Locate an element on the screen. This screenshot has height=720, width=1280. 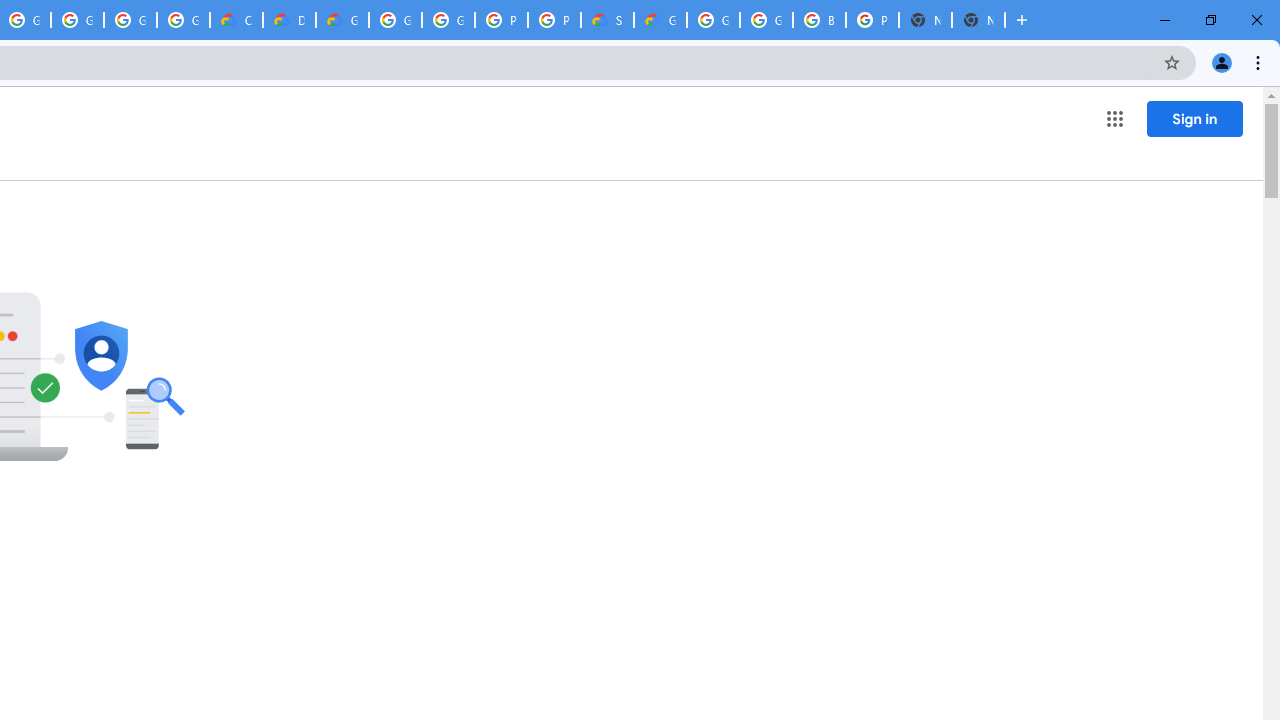
'Customer Care | Google Cloud' is located at coordinates (236, 20).